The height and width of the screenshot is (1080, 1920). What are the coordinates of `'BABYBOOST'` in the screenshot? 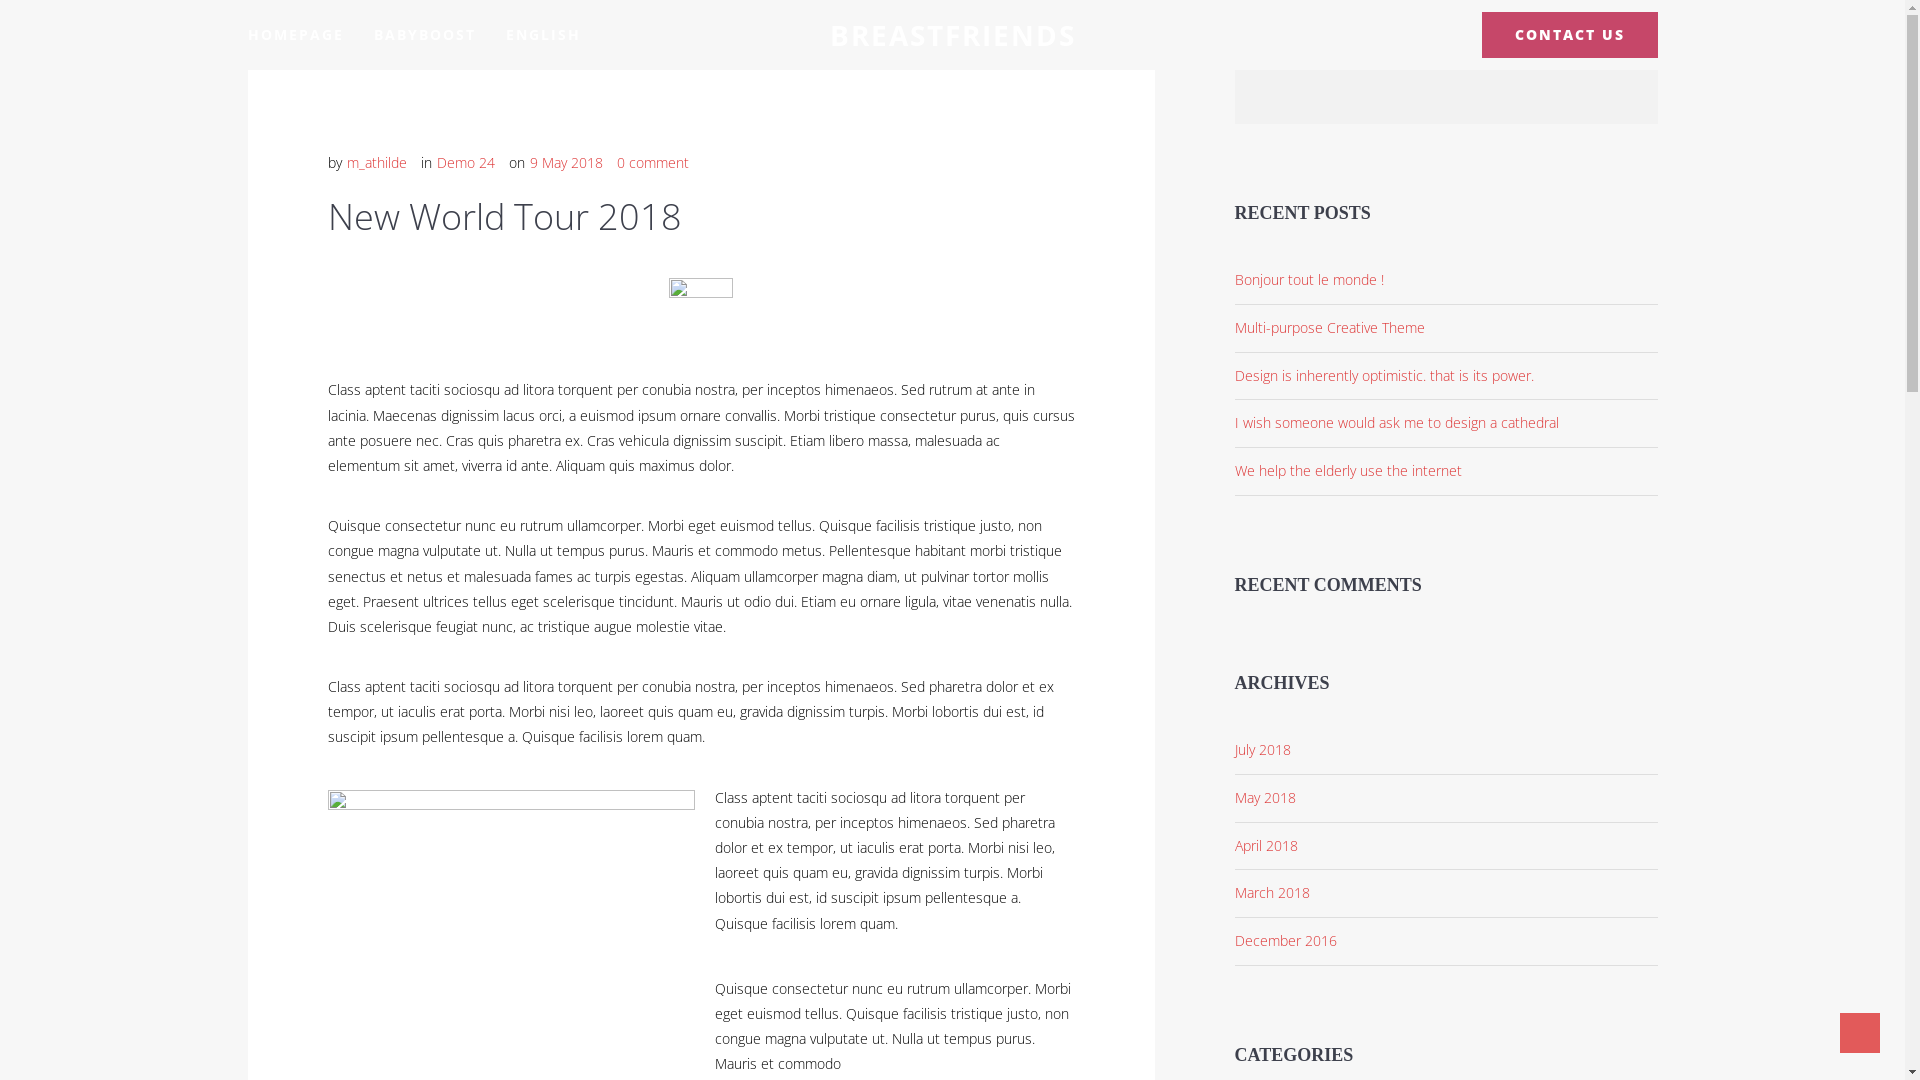 It's located at (424, 34).